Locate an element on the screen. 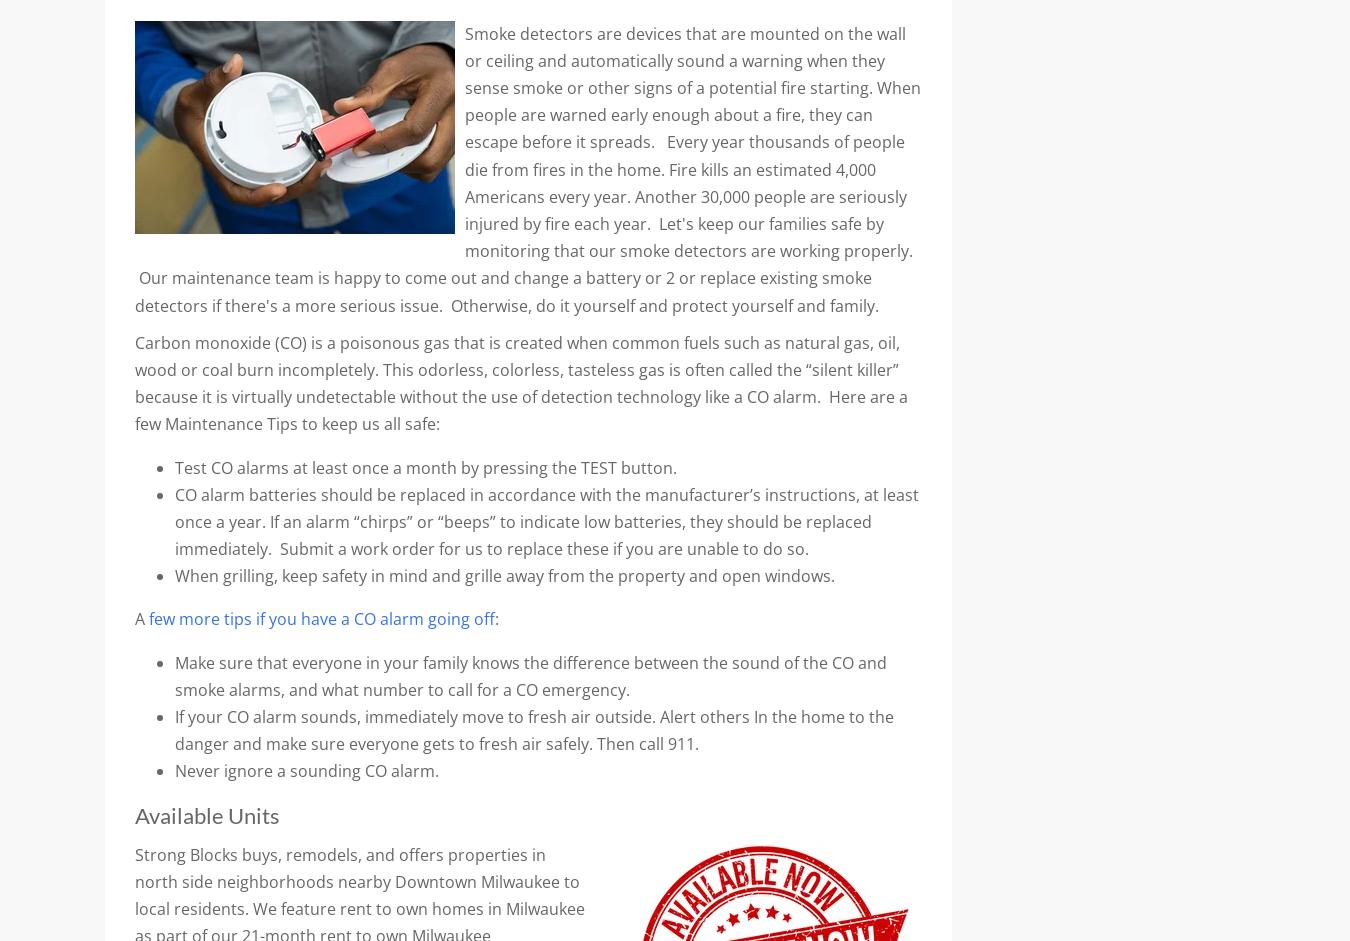 Image resolution: width=1350 pixels, height=941 pixels. 'Test CO alarms at least once a month by pressing the TEST button.' is located at coordinates (174, 467).